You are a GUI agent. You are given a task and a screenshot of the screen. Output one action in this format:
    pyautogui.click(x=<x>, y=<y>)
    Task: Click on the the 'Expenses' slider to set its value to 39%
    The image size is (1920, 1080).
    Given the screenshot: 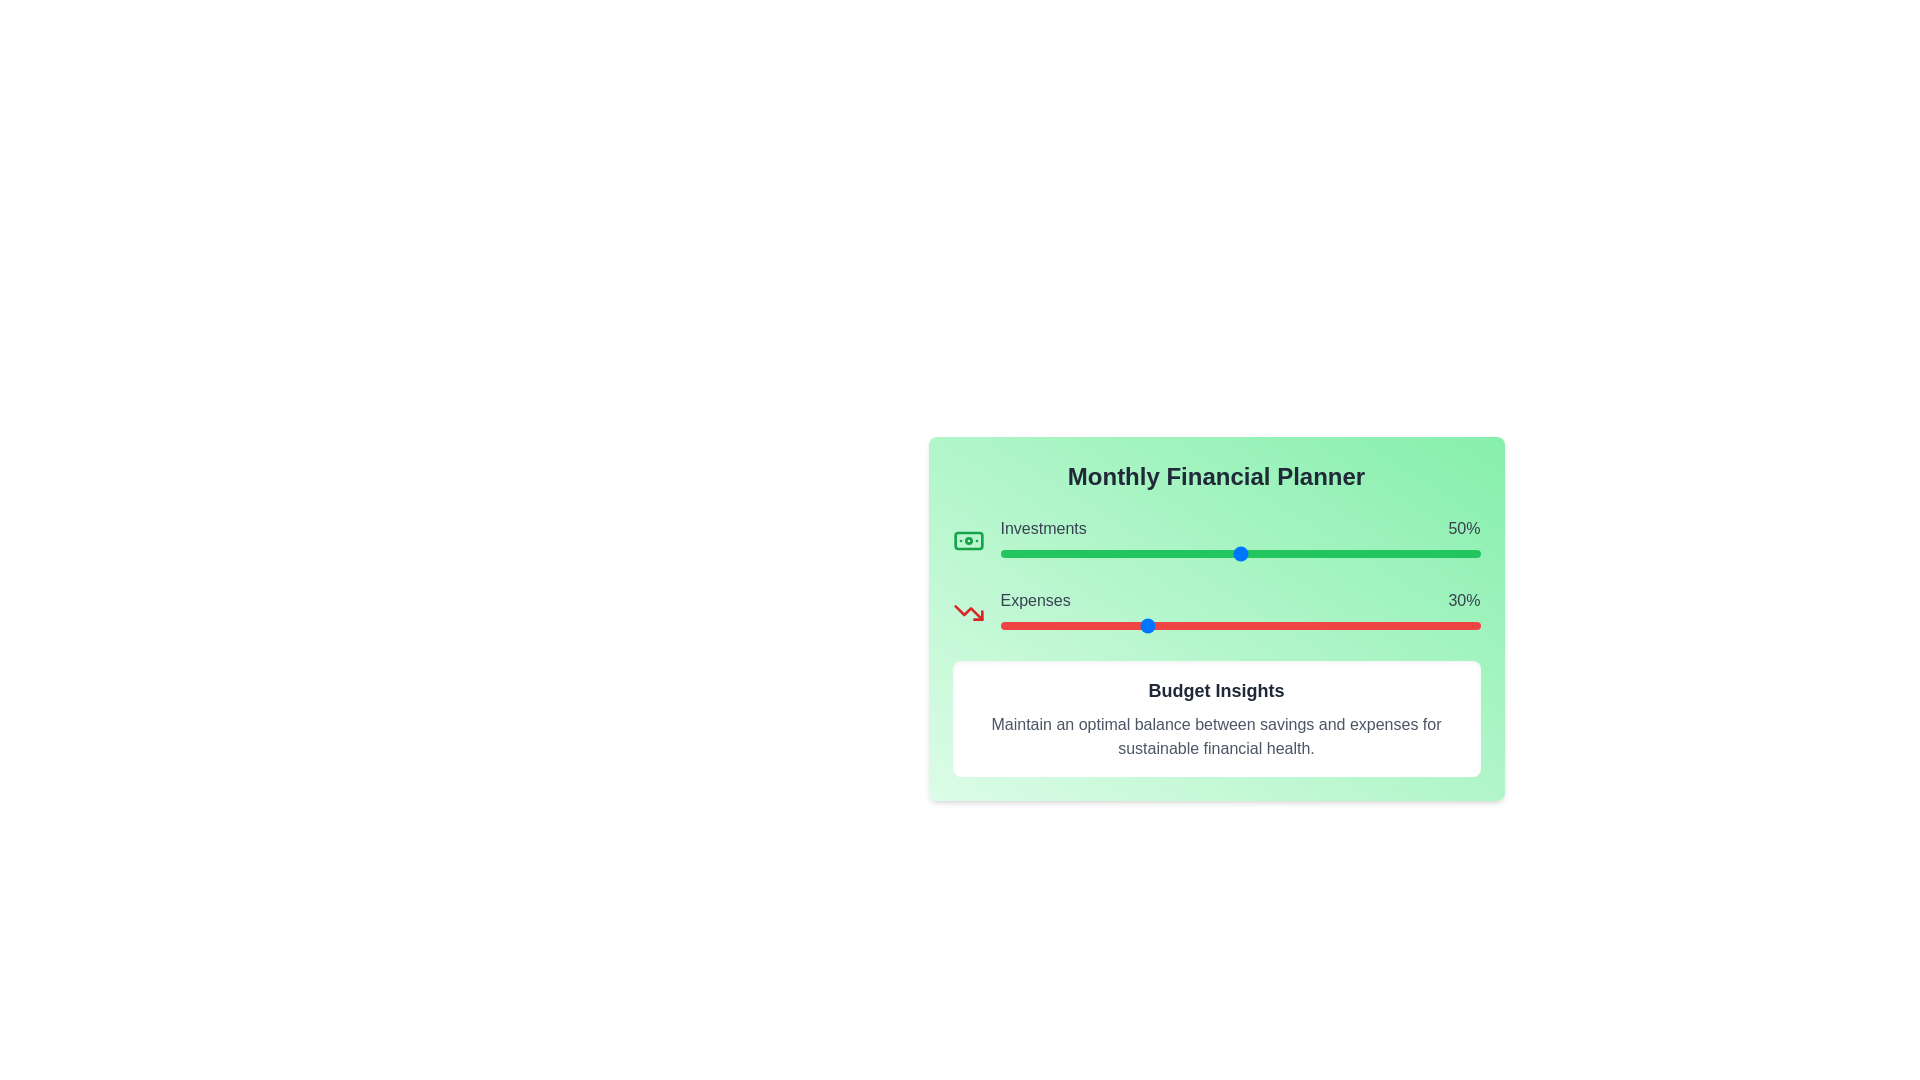 What is the action you would take?
    pyautogui.click(x=1187, y=624)
    